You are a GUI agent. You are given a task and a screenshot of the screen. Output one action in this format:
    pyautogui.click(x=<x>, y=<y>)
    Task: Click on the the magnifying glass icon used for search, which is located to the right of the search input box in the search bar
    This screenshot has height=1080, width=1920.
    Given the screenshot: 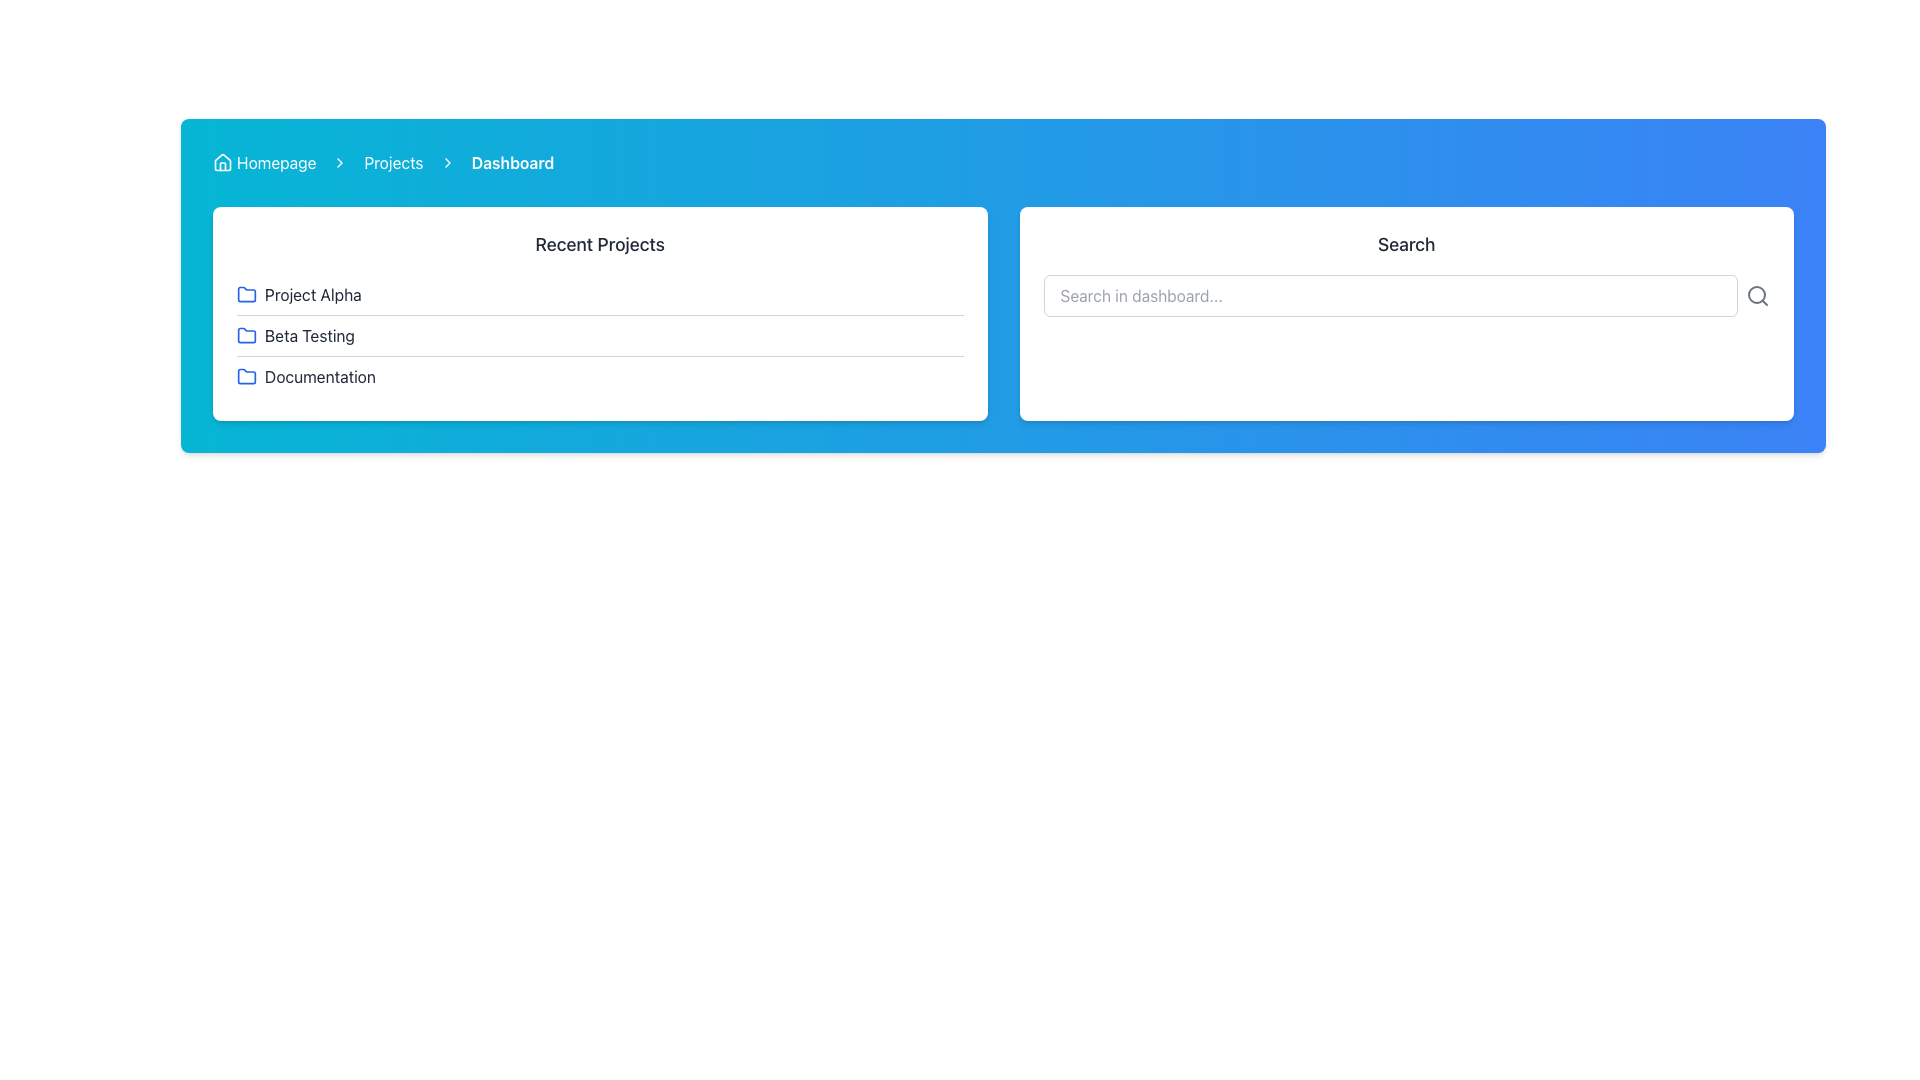 What is the action you would take?
    pyautogui.click(x=1756, y=296)
    